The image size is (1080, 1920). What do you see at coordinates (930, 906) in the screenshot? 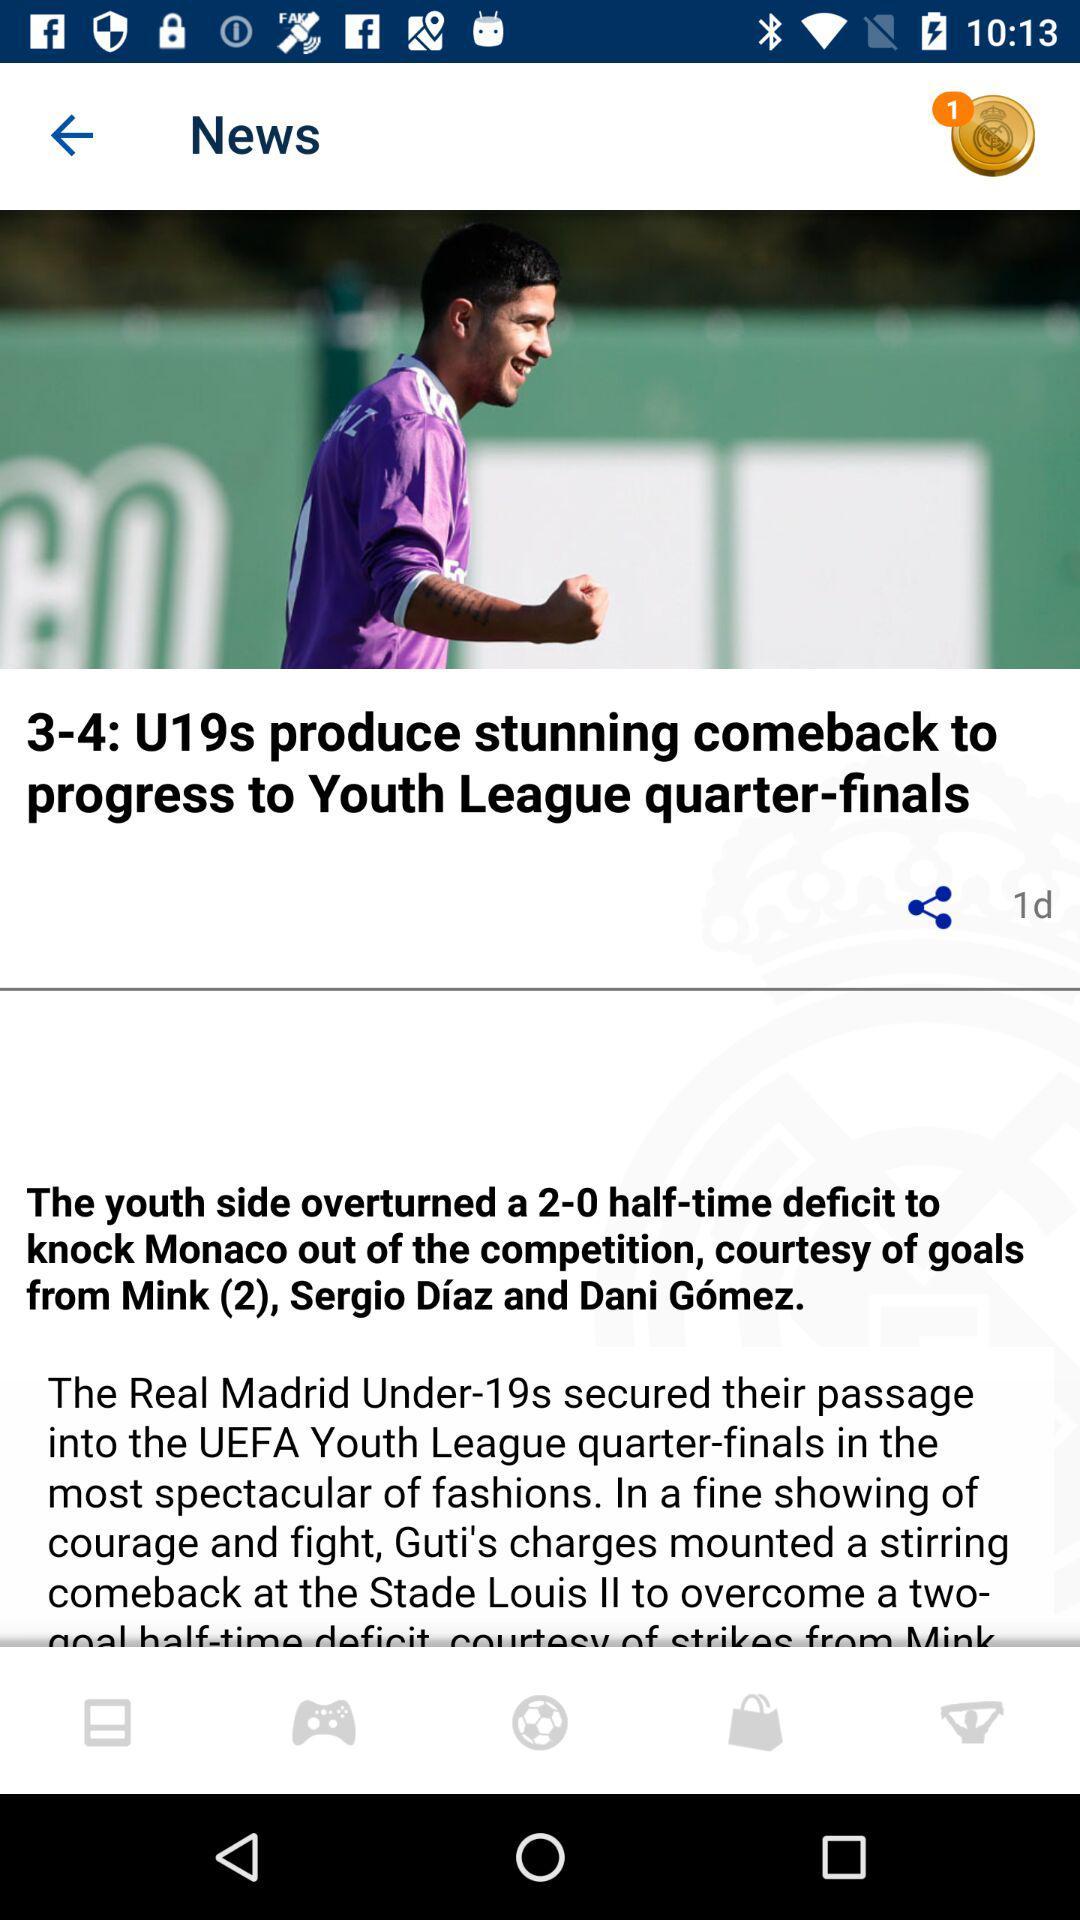
I see `tap the share icon` at bounding box center [930, 906].